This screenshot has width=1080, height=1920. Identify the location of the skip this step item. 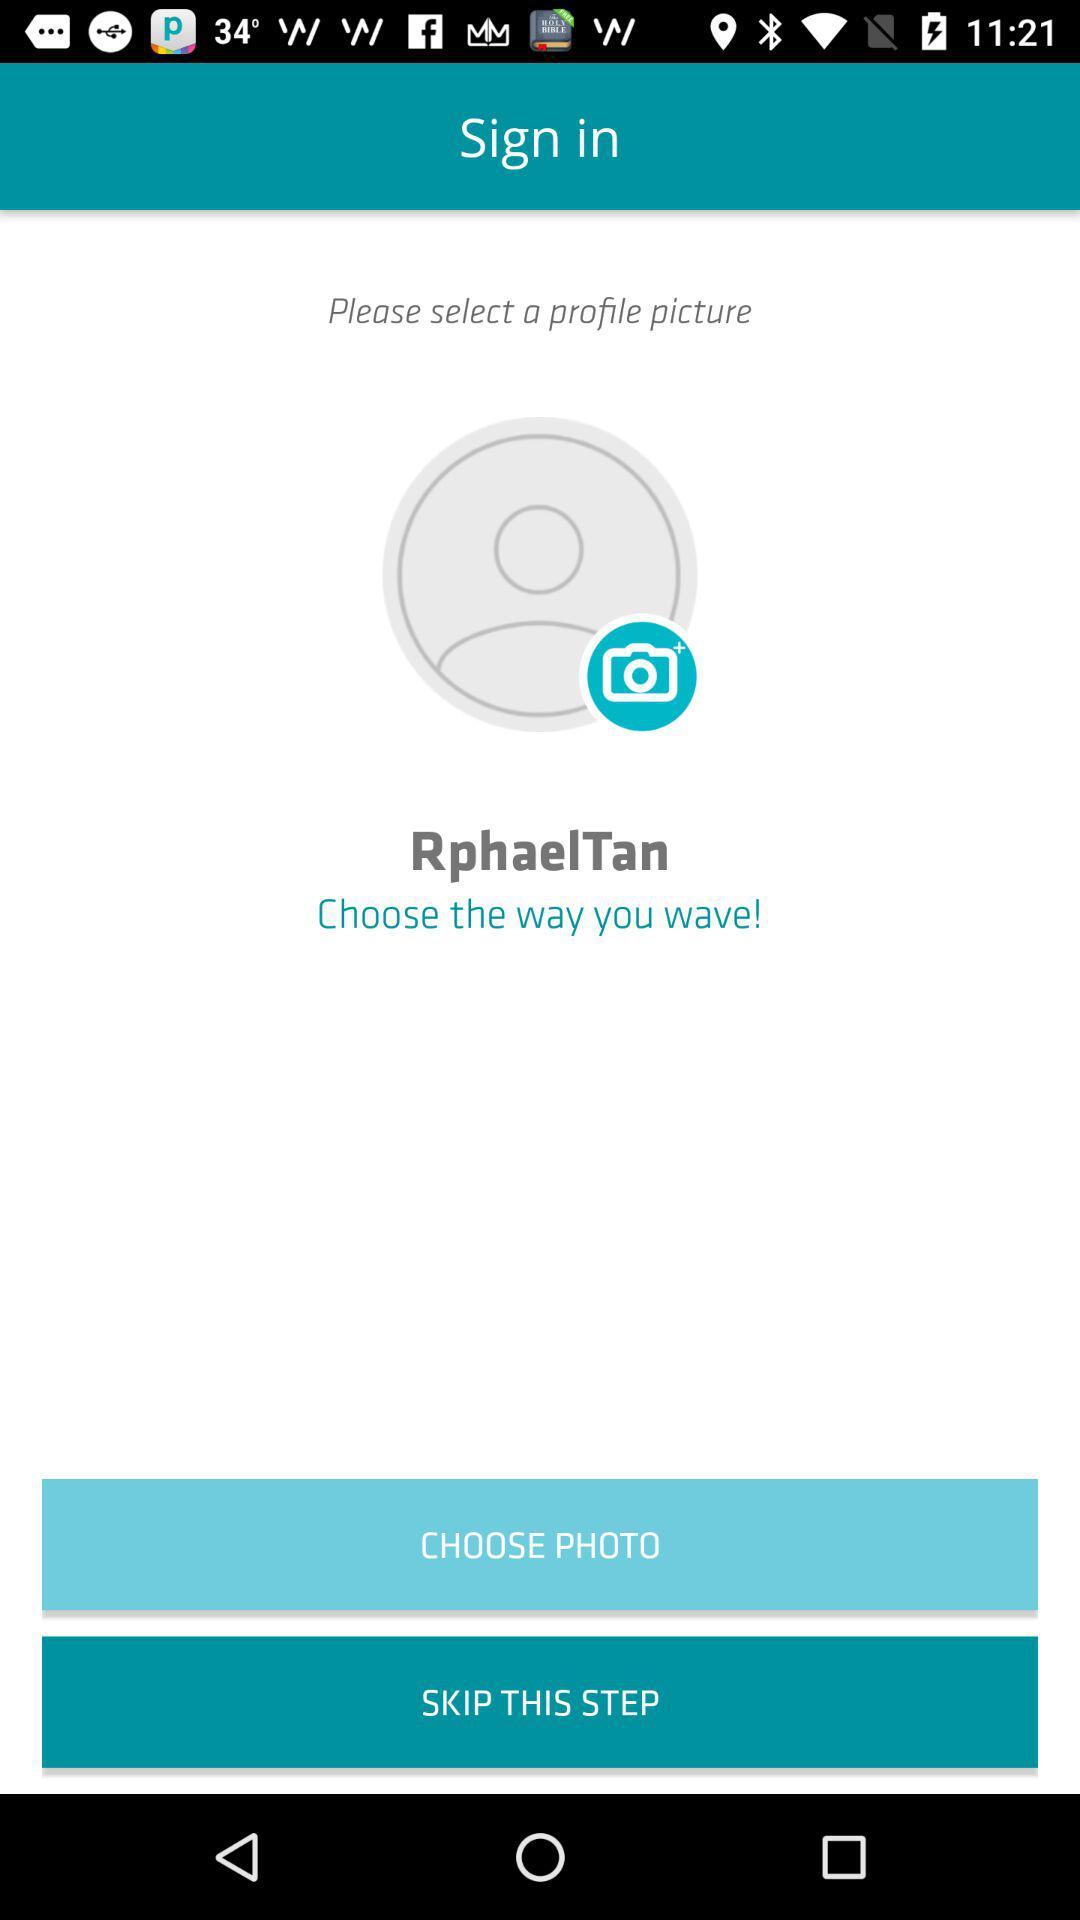
(540, 1701).